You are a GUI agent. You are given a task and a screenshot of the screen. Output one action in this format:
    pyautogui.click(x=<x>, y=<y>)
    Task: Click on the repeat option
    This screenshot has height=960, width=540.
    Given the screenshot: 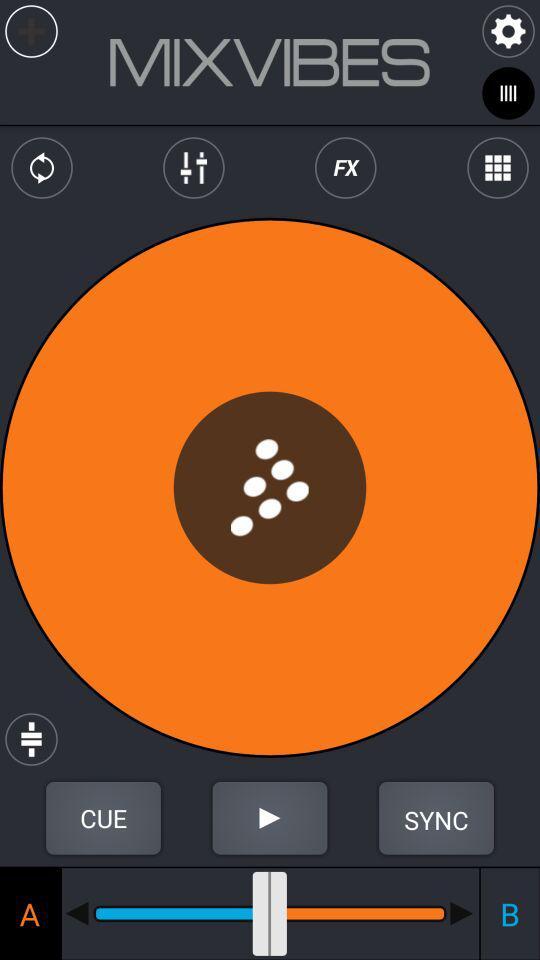 What is the action you would take?
    pyautogui.click(x=42, y=167)
    